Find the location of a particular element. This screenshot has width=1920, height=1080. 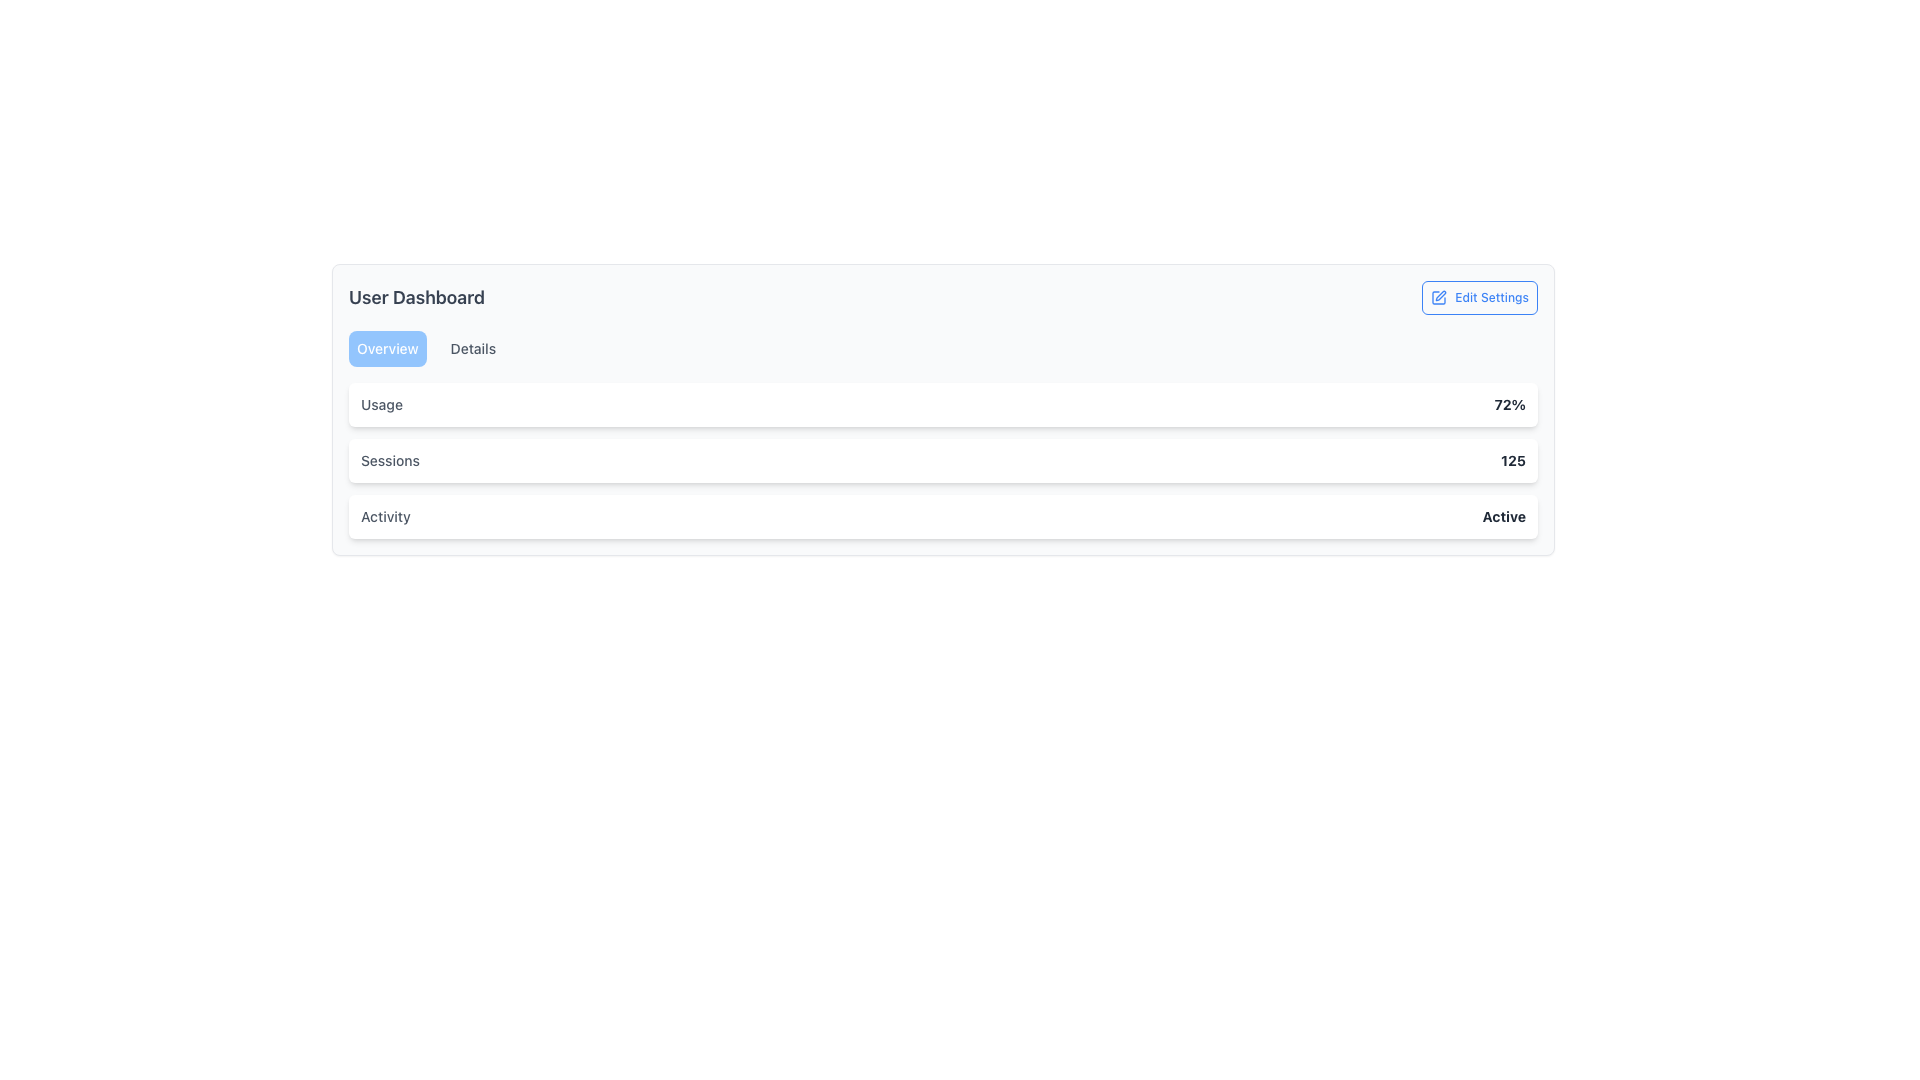

the 'Edit Settings' button with blue text and a pen icon, located to the far right of the 'User Dashboard' section is located at coordinates (1479, 297).